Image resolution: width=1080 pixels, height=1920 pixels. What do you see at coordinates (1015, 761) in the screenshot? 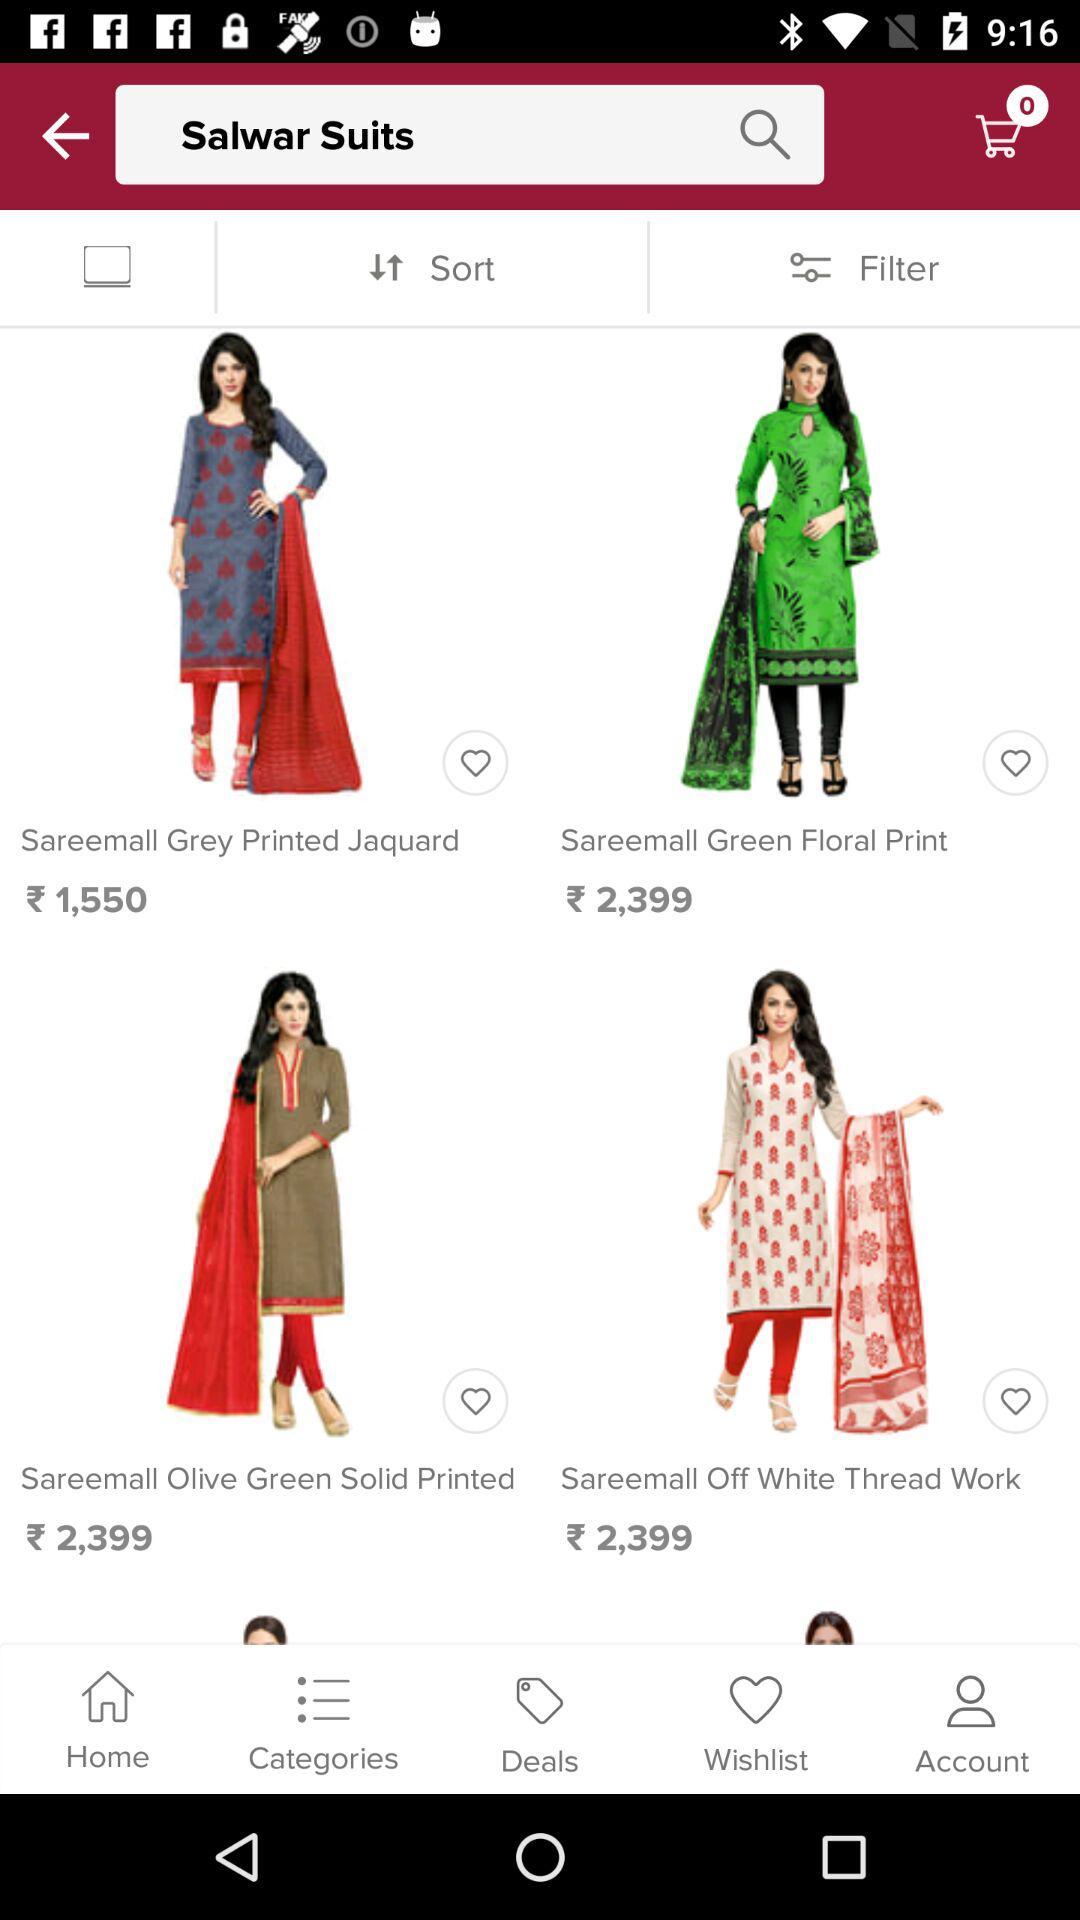
I see `love outfit` at bounding box center [1015, 761].